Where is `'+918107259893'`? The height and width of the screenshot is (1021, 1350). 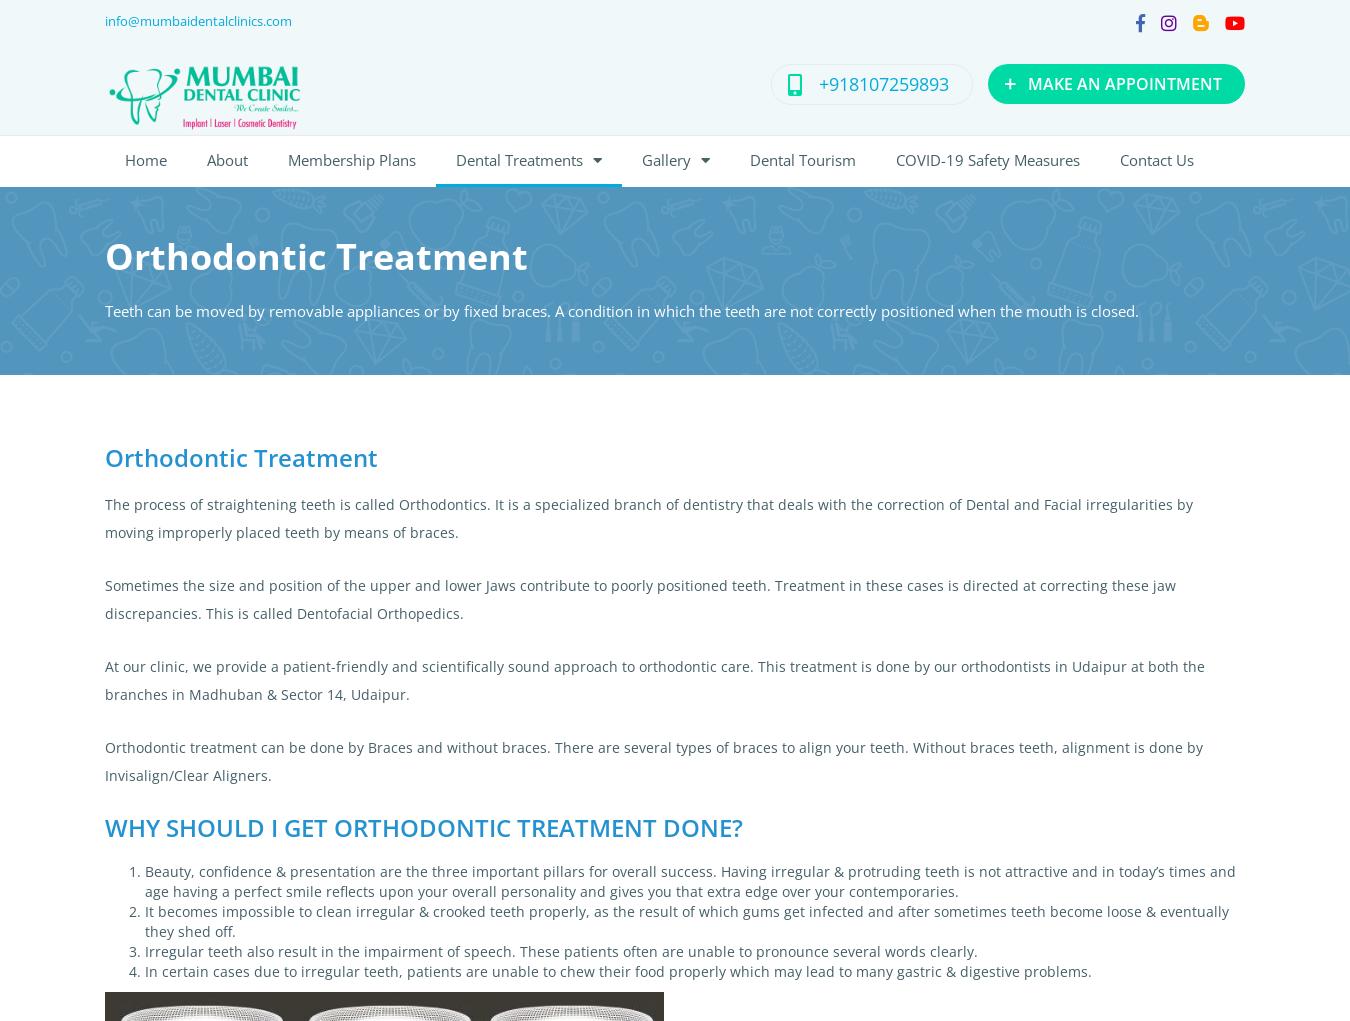 '+918107259893' is located at coordinates (881, 82).